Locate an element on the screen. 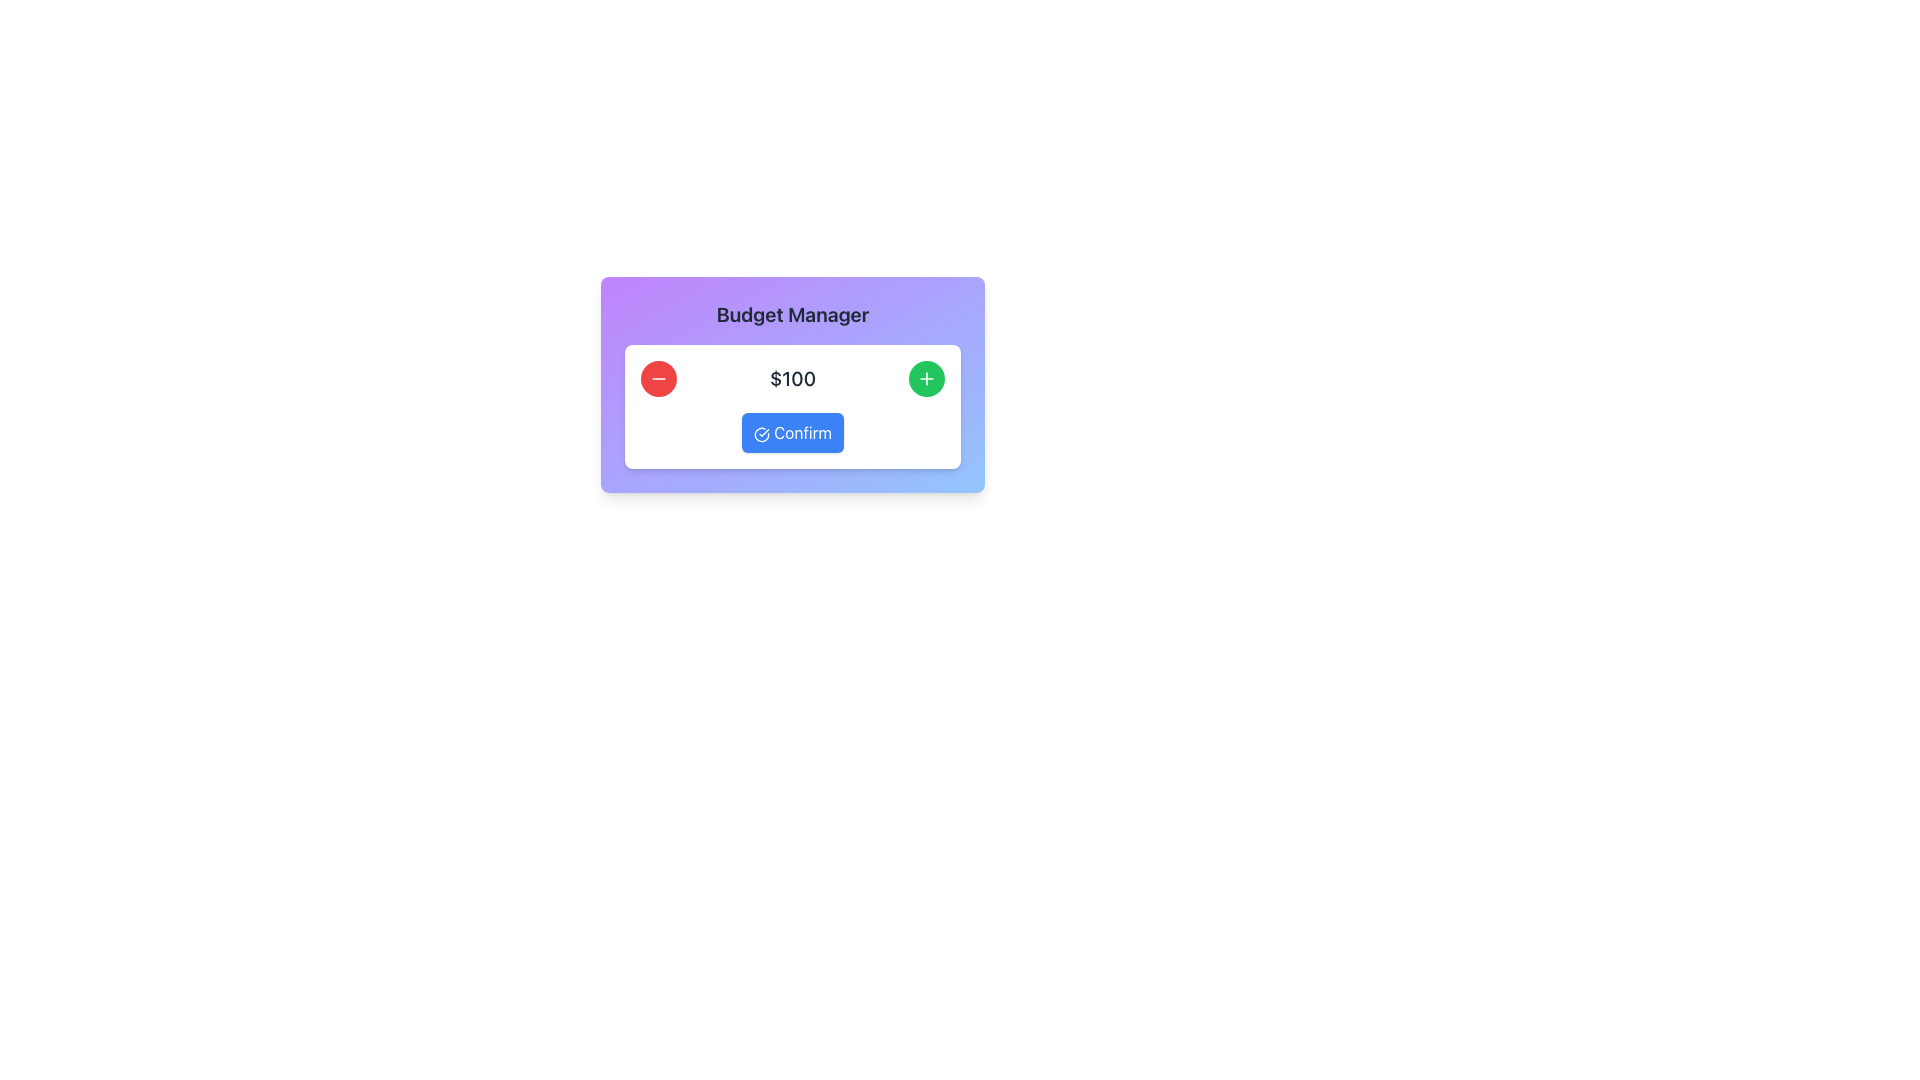 The width and height of the screenshot is (1920, 1080). the rounded blue 'Confirm' button with white text and a checkmark icon is located at coordinates (791, 431).